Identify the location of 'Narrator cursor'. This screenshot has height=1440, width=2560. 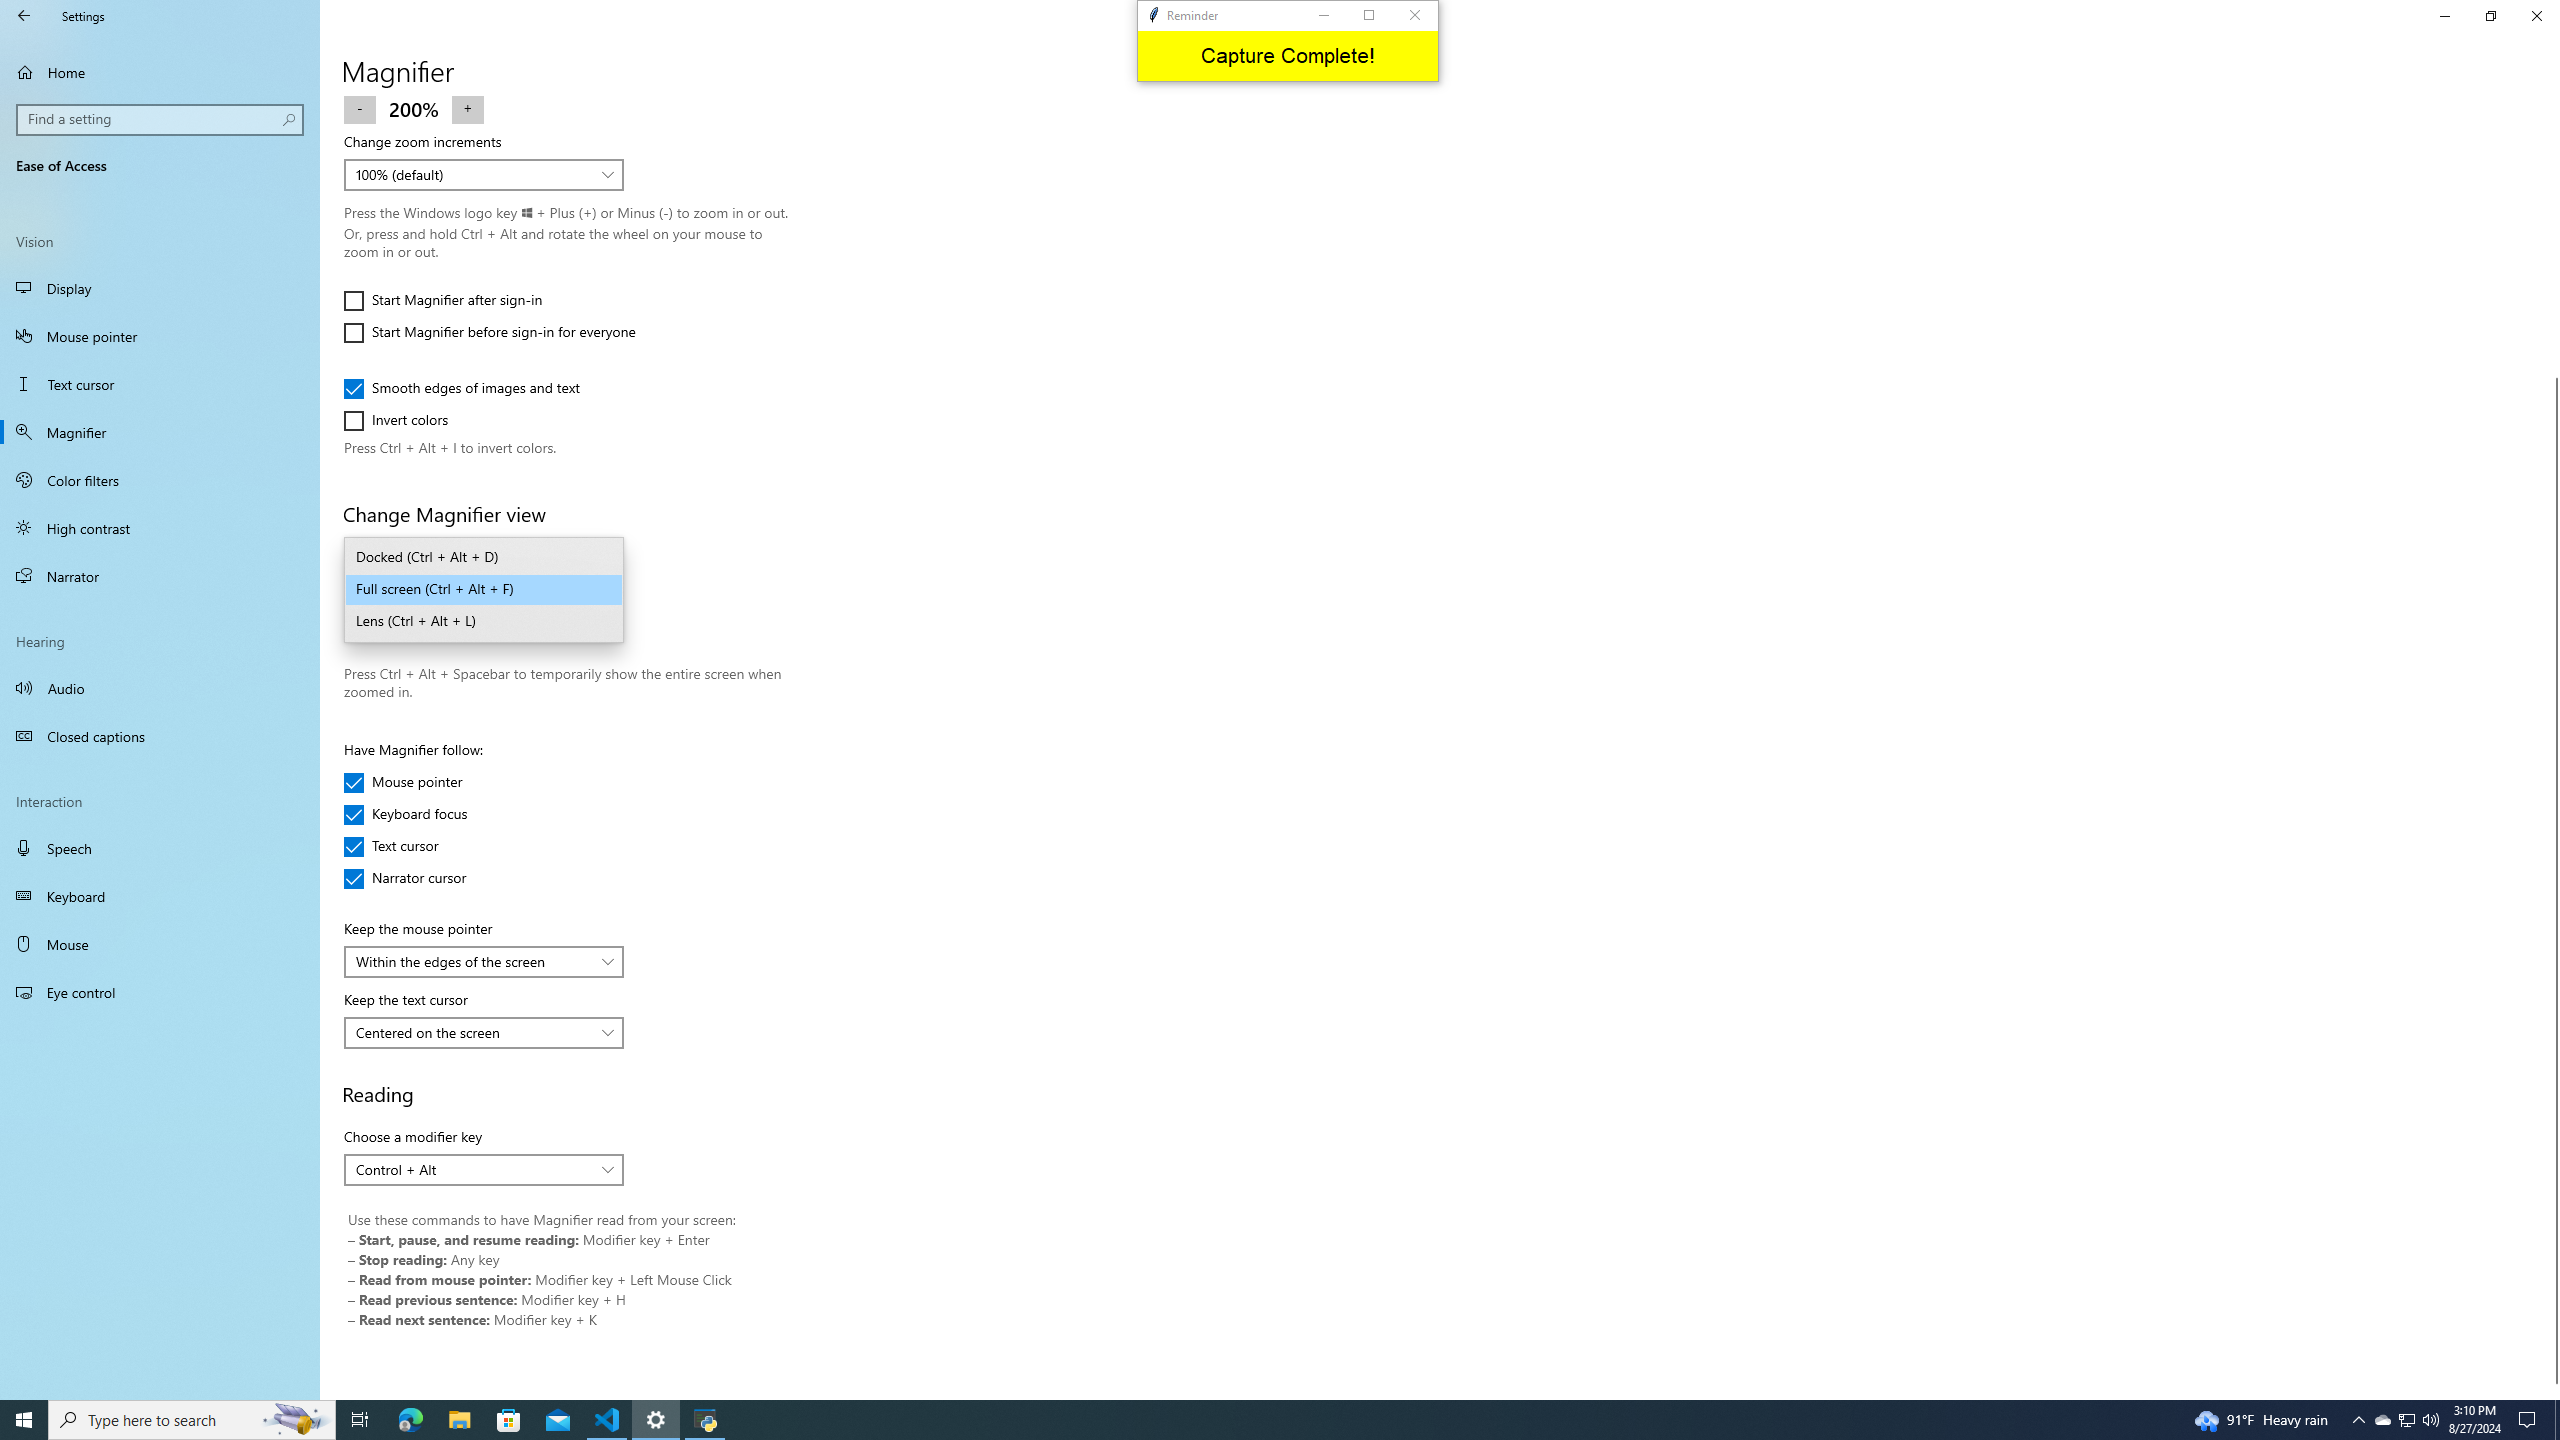
(403, 878).